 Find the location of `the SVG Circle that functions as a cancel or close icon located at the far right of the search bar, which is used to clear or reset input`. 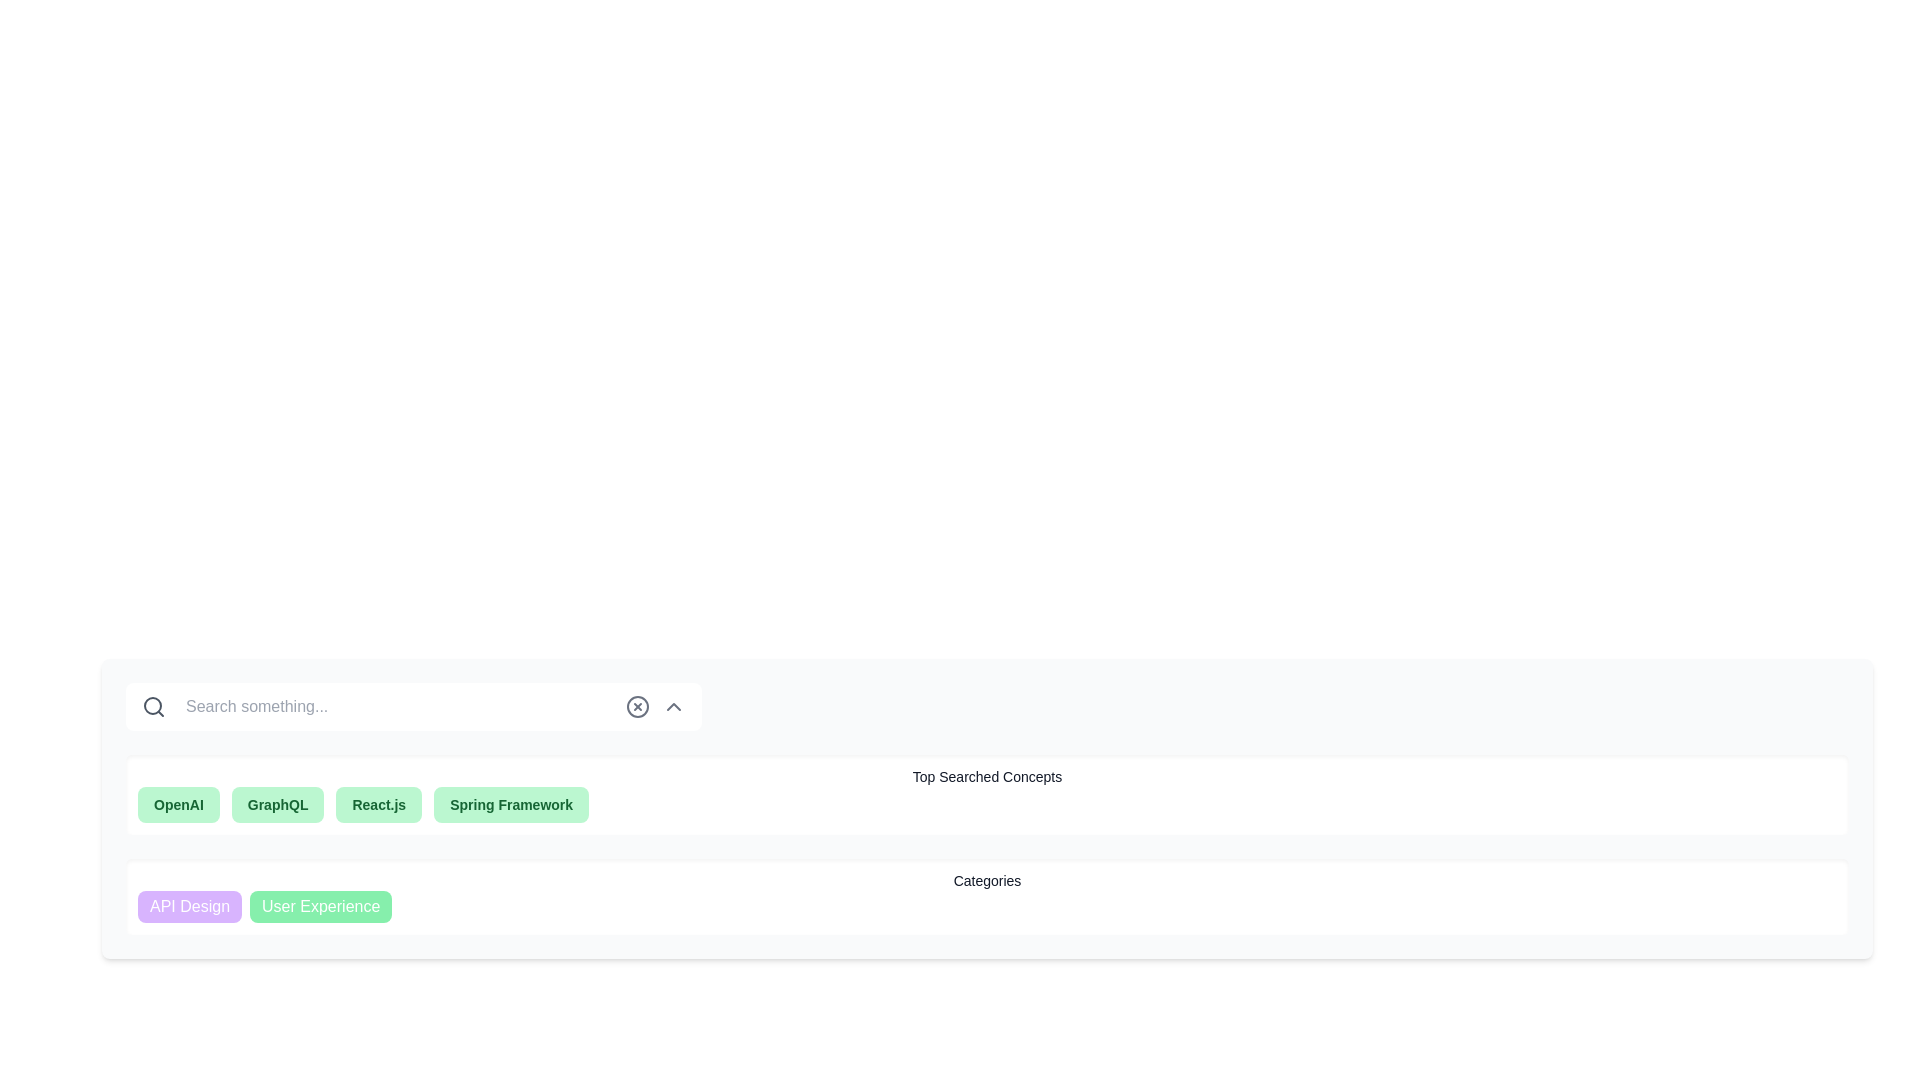

the SVG Circle that functions as a cancel or close icon located at the far right of the search bar, which is used to clear or reset input is located at coordinates (637, 705).